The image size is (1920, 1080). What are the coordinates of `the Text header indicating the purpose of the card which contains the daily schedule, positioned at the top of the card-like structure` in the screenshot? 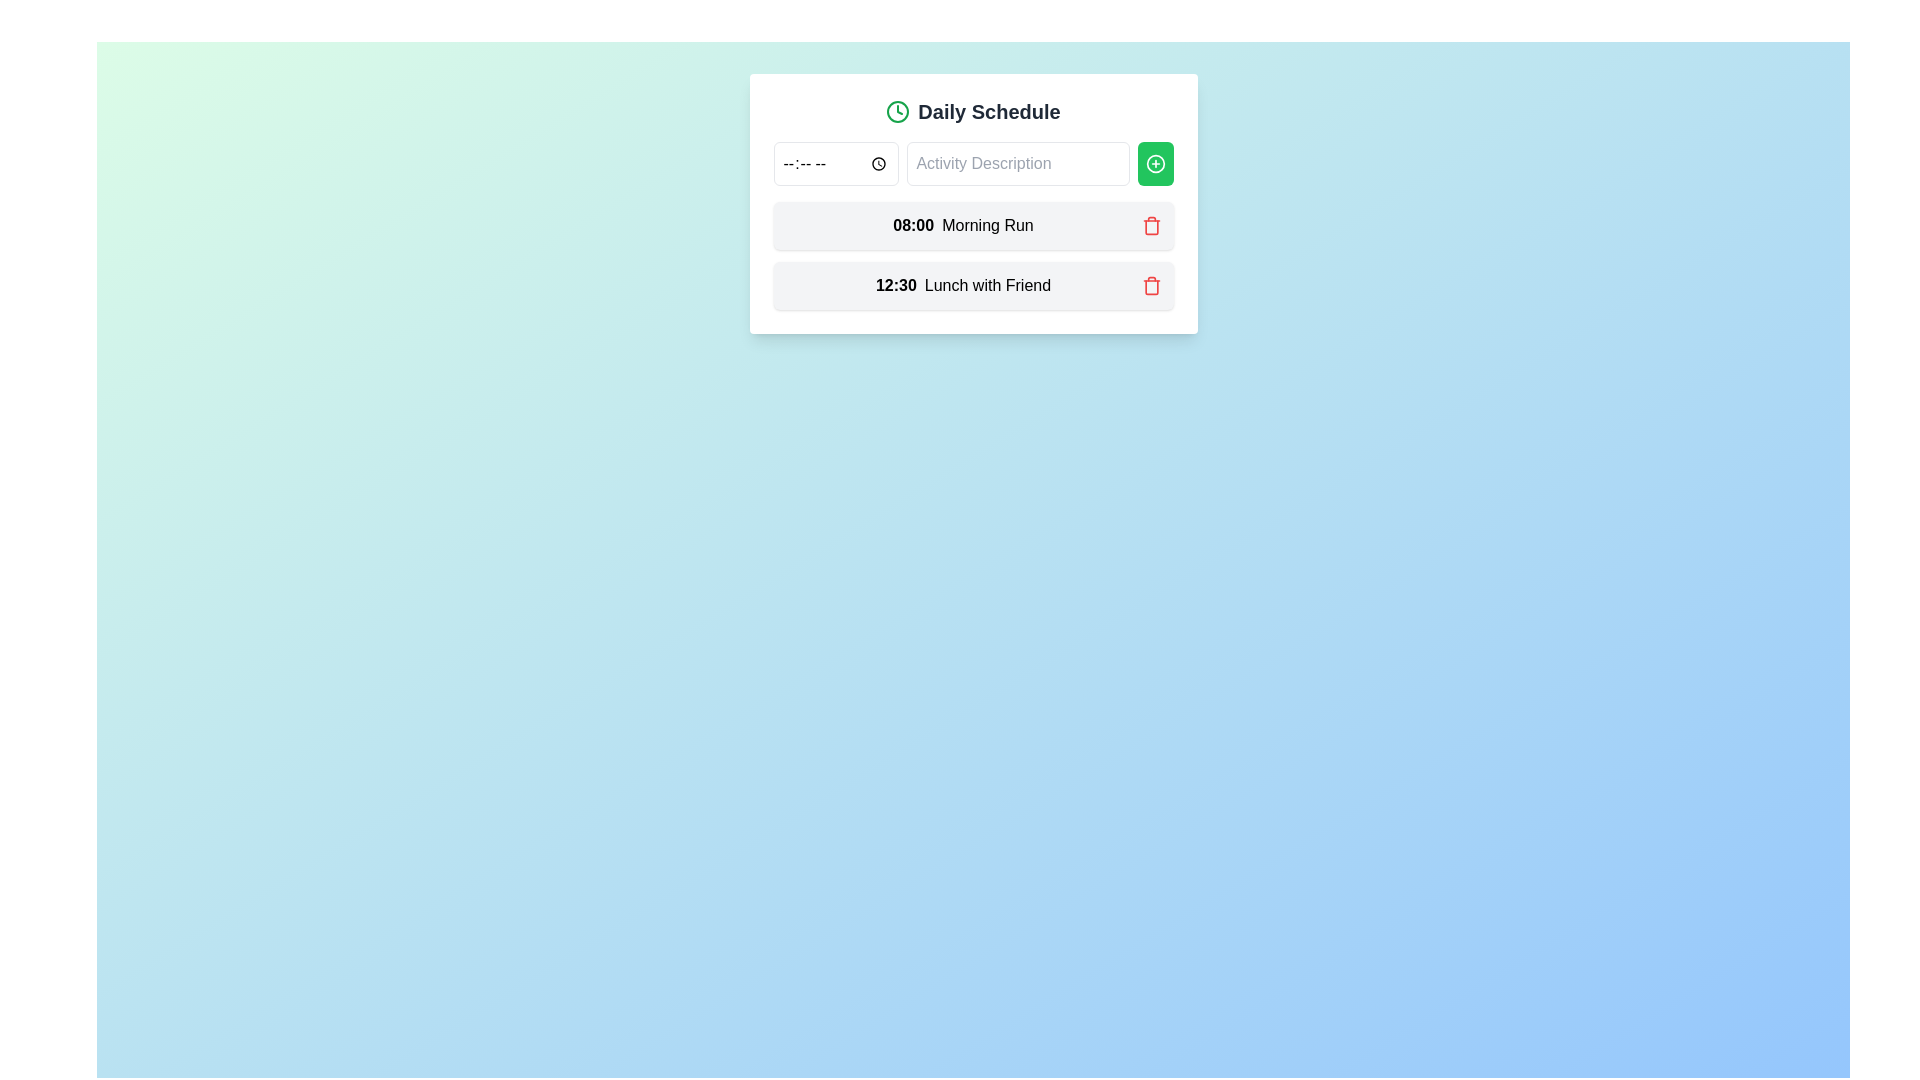 It's located at (973, 111).